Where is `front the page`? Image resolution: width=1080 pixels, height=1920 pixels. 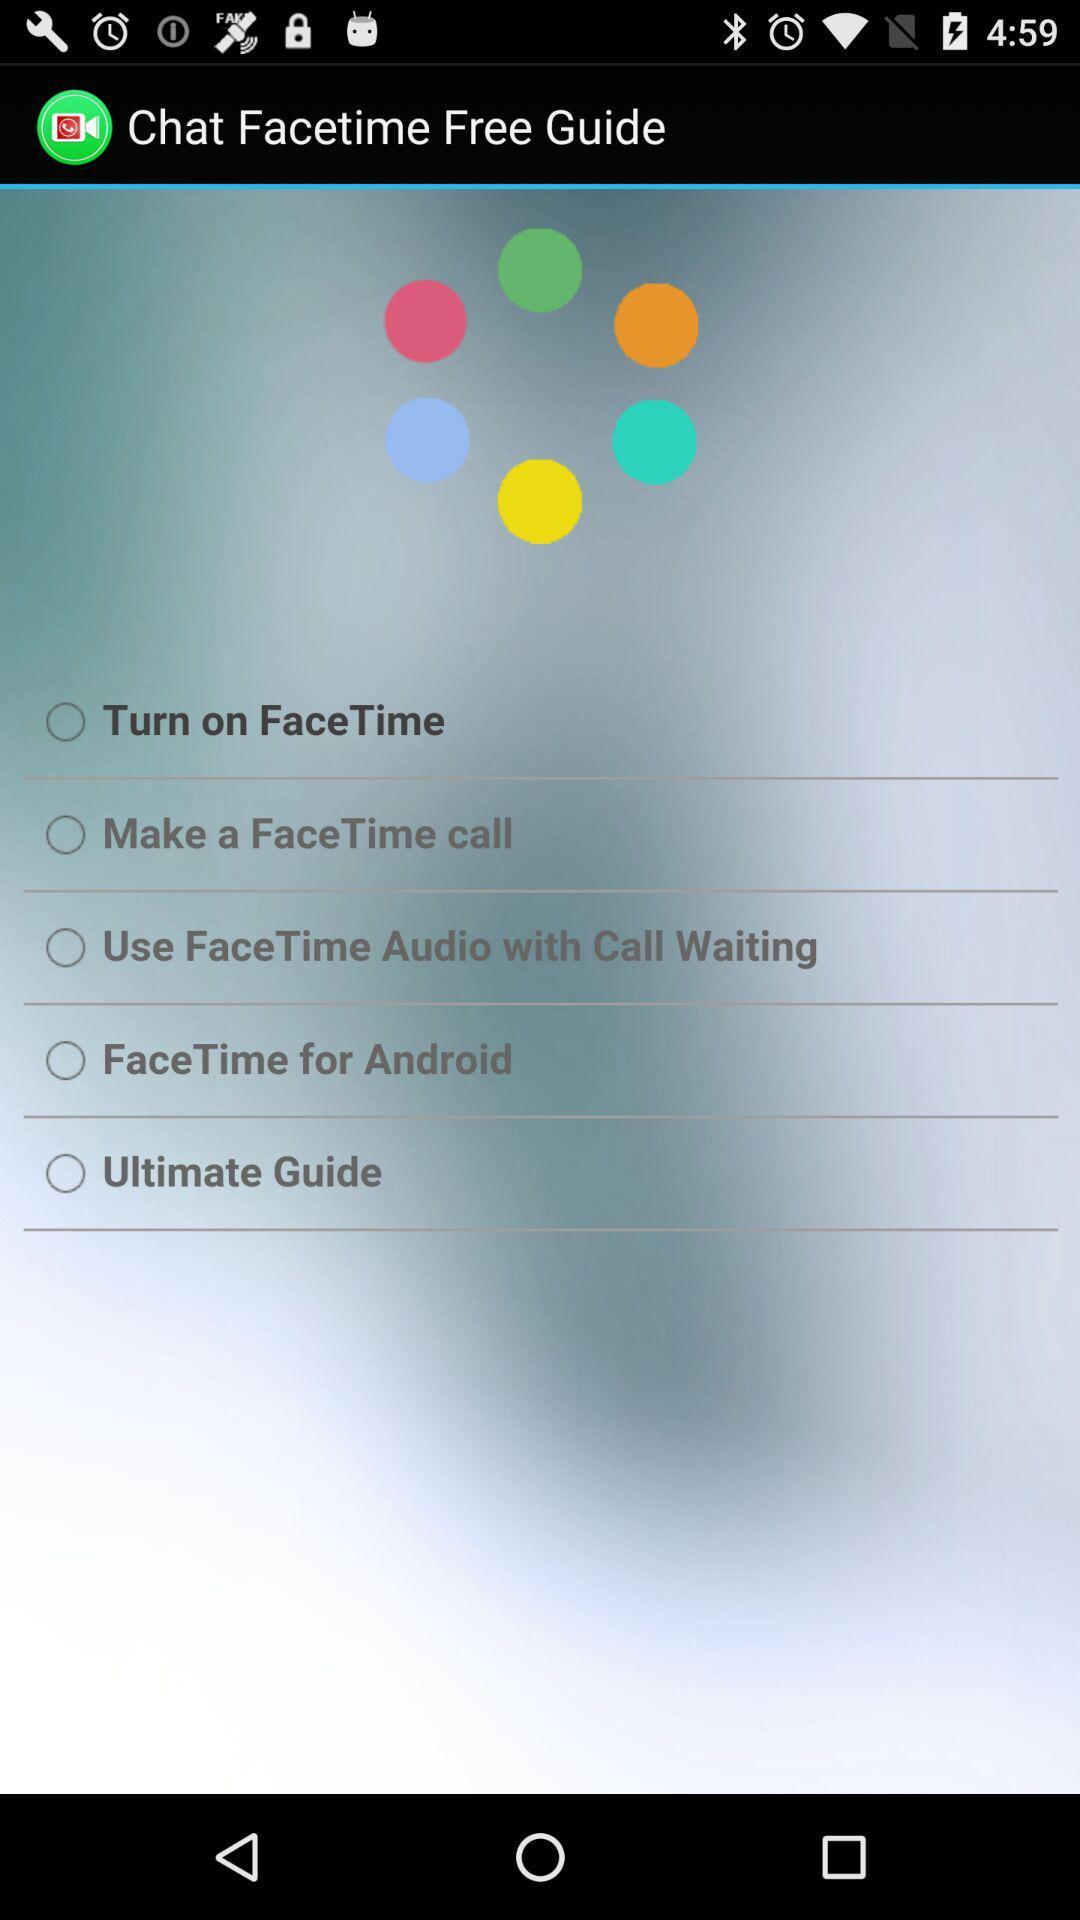
front the page is located at coordinates (540, 991).